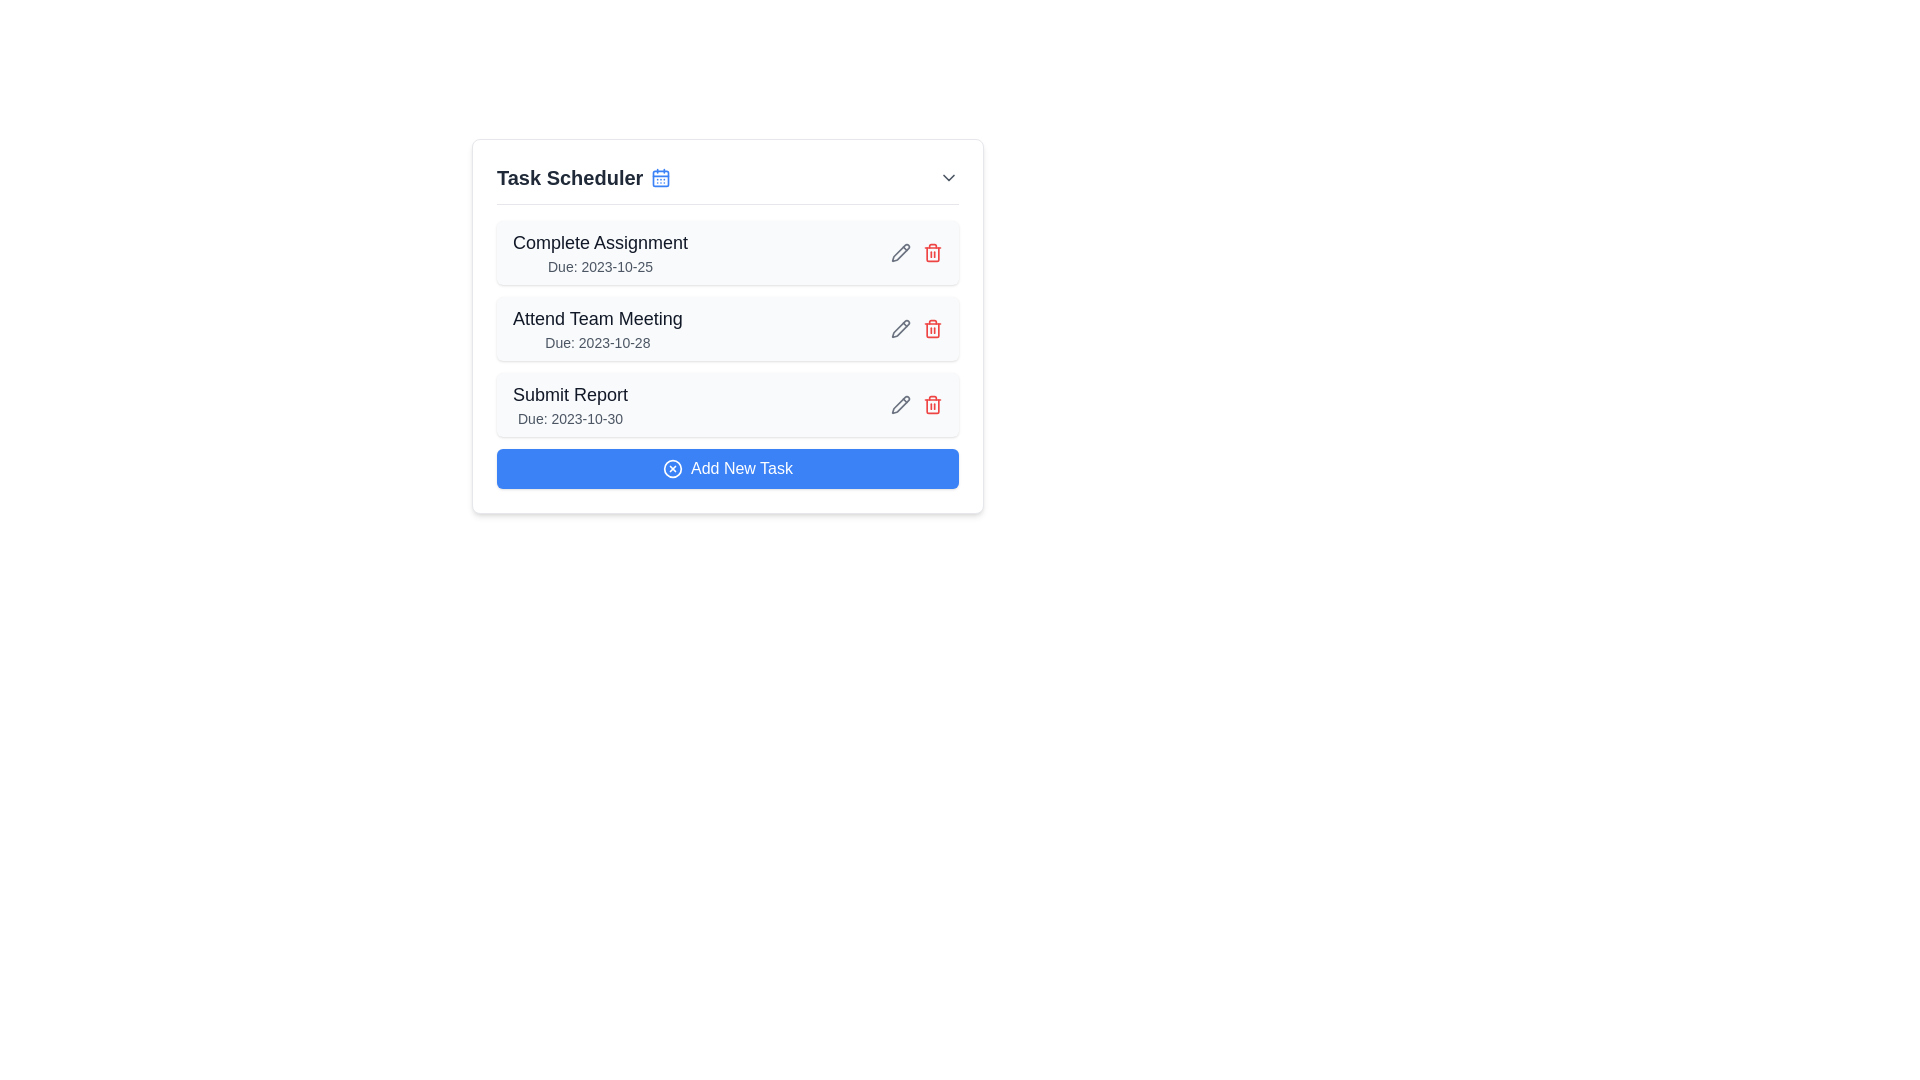 The image size is (1920, 1080). I want to click on the button with a blue background and rounded corners labeled 'Add New Task' to observe its hover effect, so click(727, 469).